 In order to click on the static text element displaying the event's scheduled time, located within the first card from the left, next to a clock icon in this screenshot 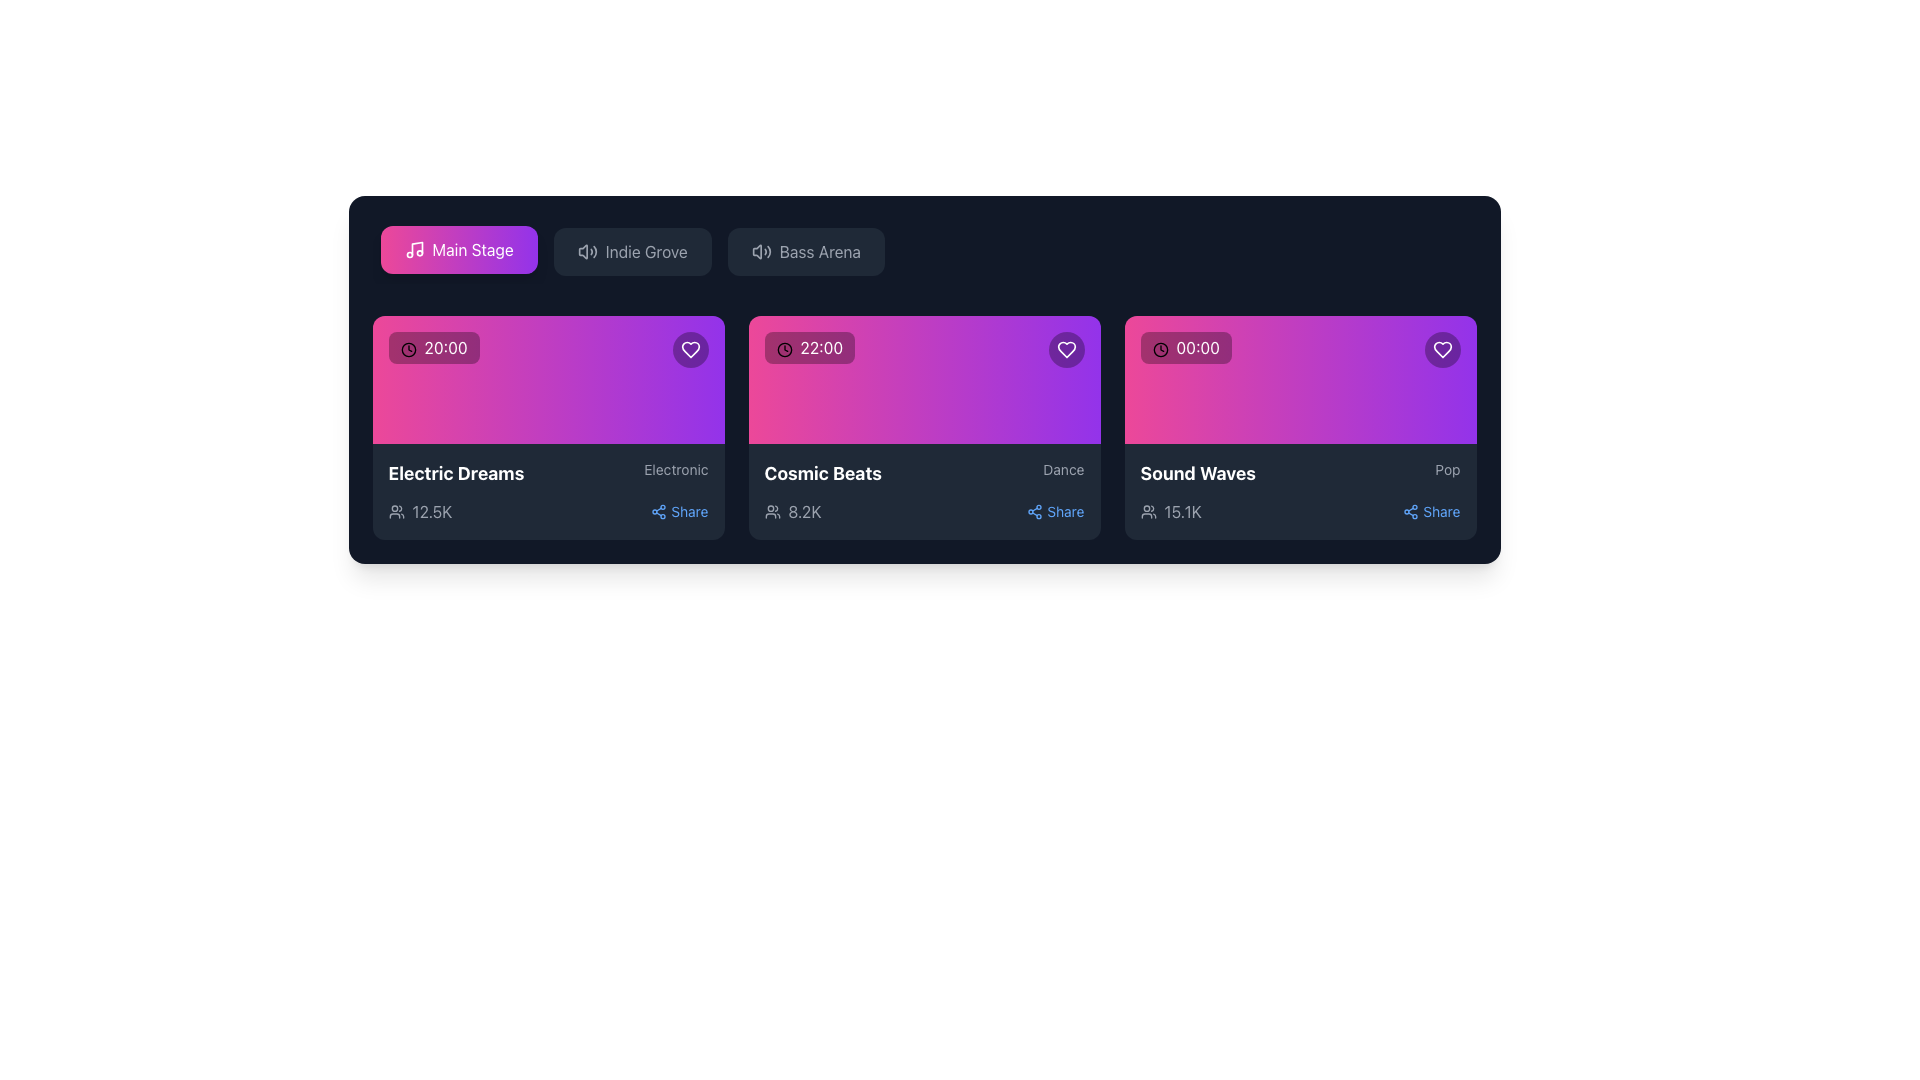, I will do `click(445, 346)`.